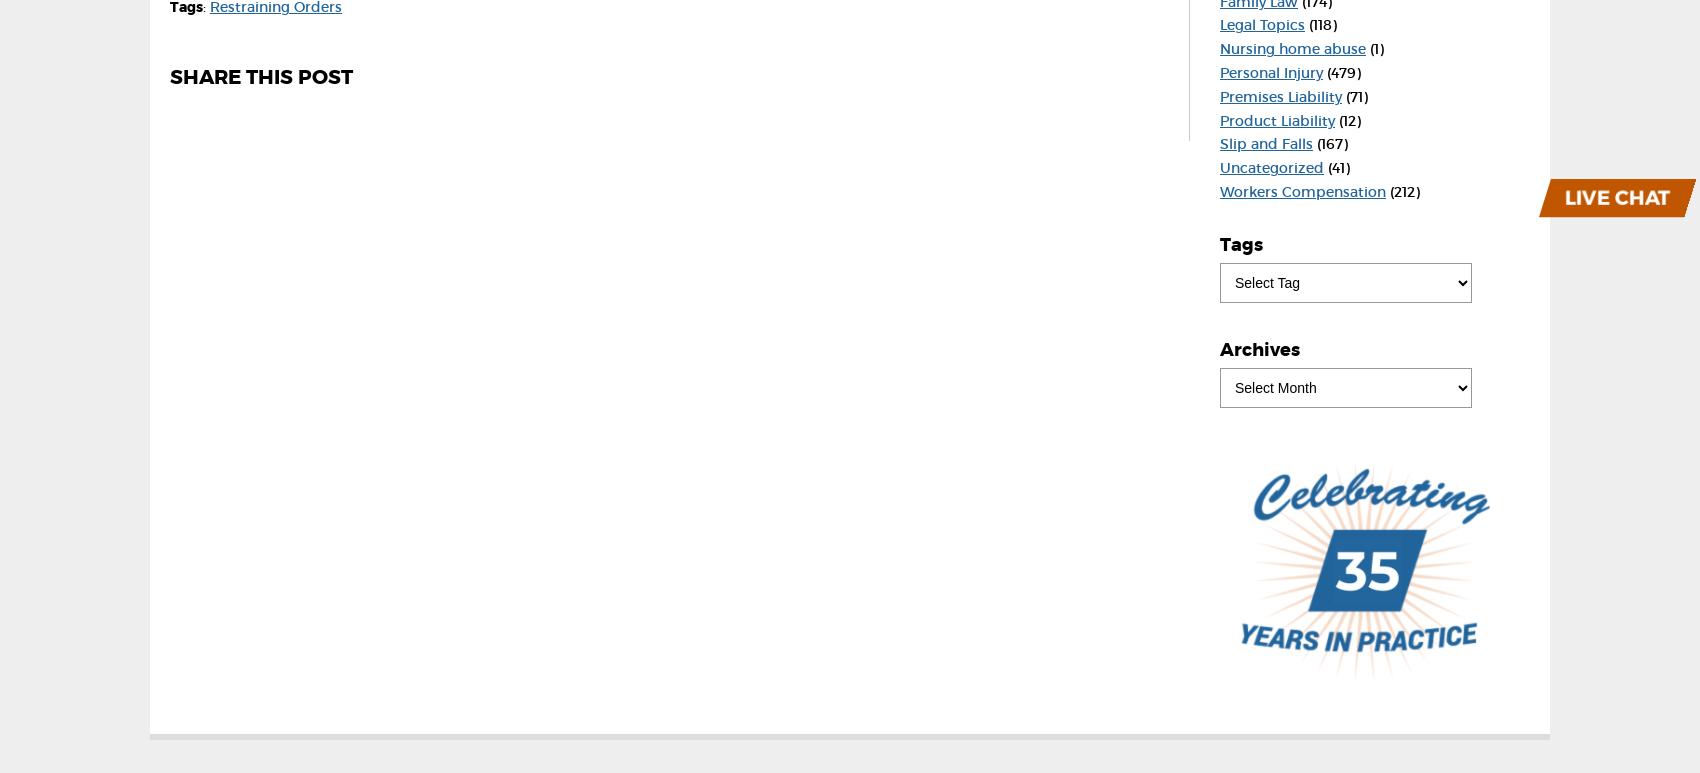 The image size is (1700, 773). What do you see at coordinates (1218, 48) in the screenshot?
I see `'Nursing home abuse'` at bounding box center [1218, 48].